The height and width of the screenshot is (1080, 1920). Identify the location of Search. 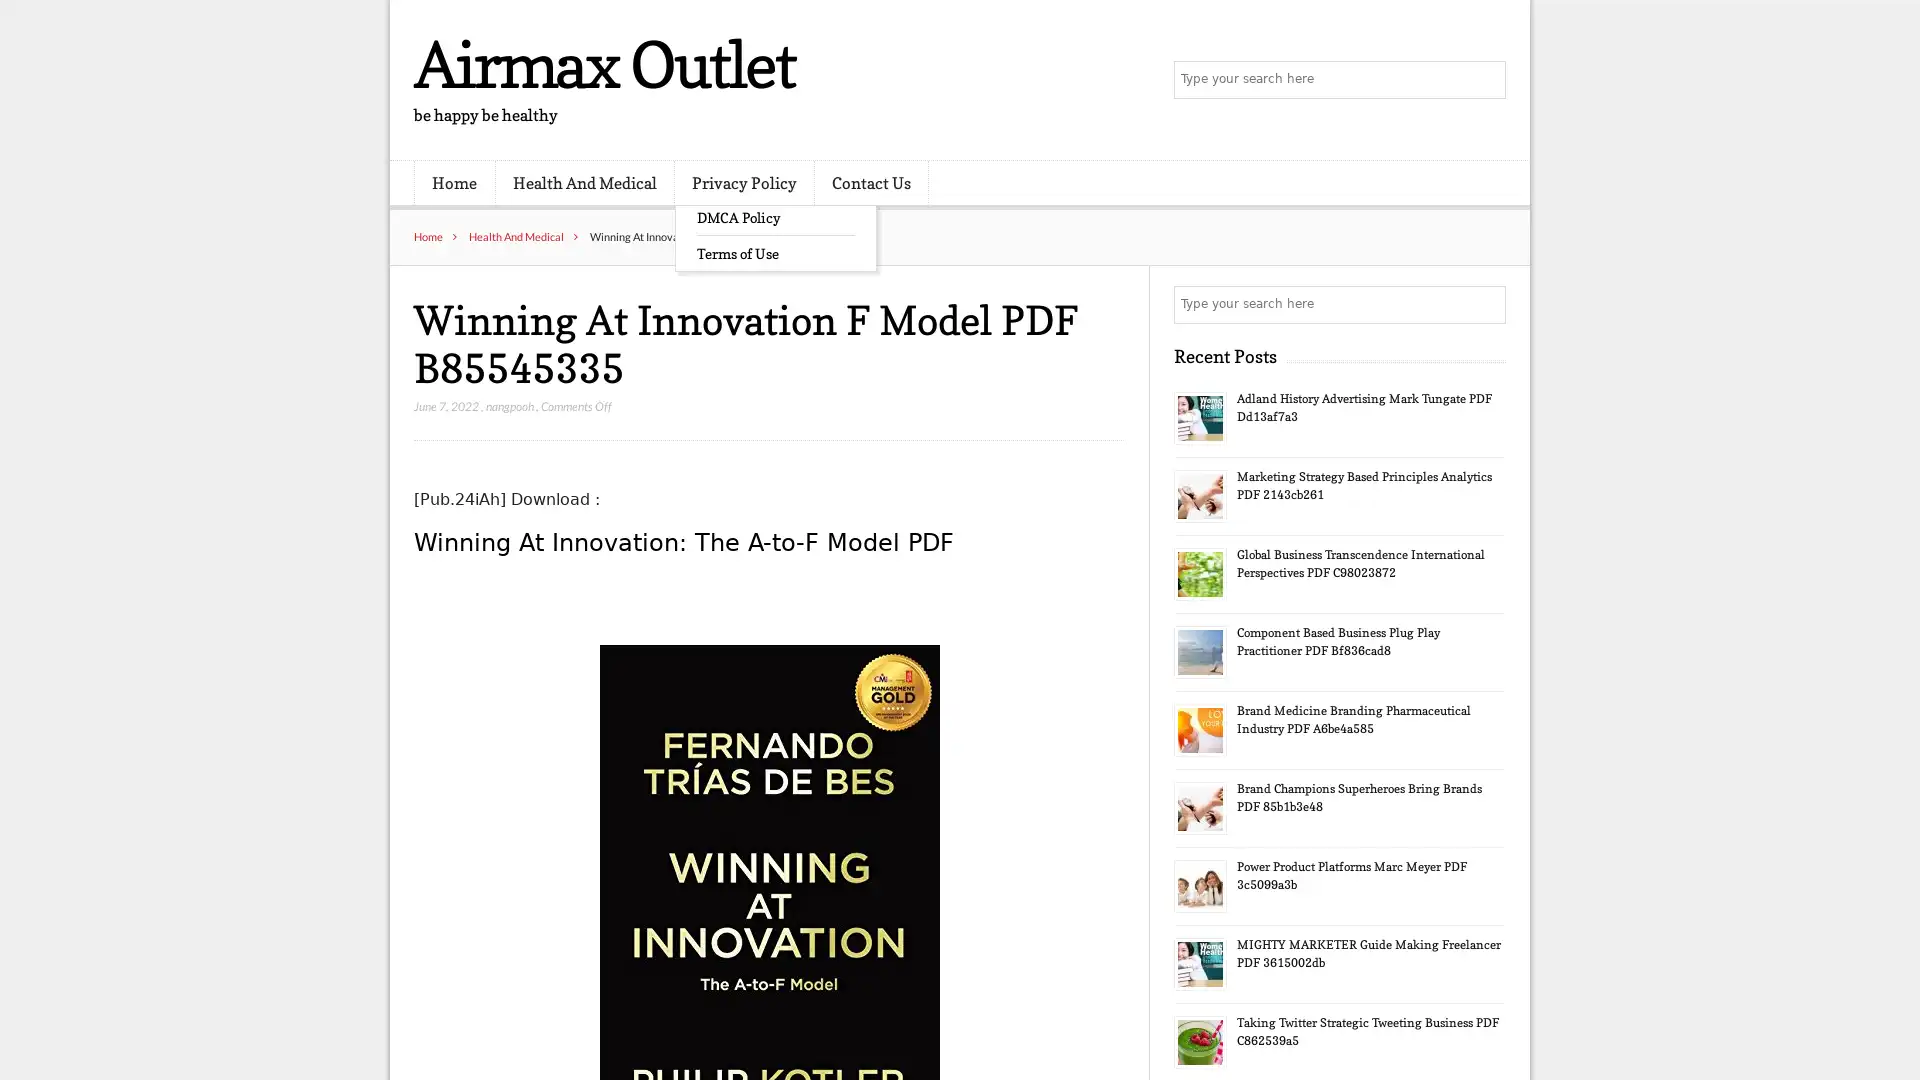
(1485, 80).